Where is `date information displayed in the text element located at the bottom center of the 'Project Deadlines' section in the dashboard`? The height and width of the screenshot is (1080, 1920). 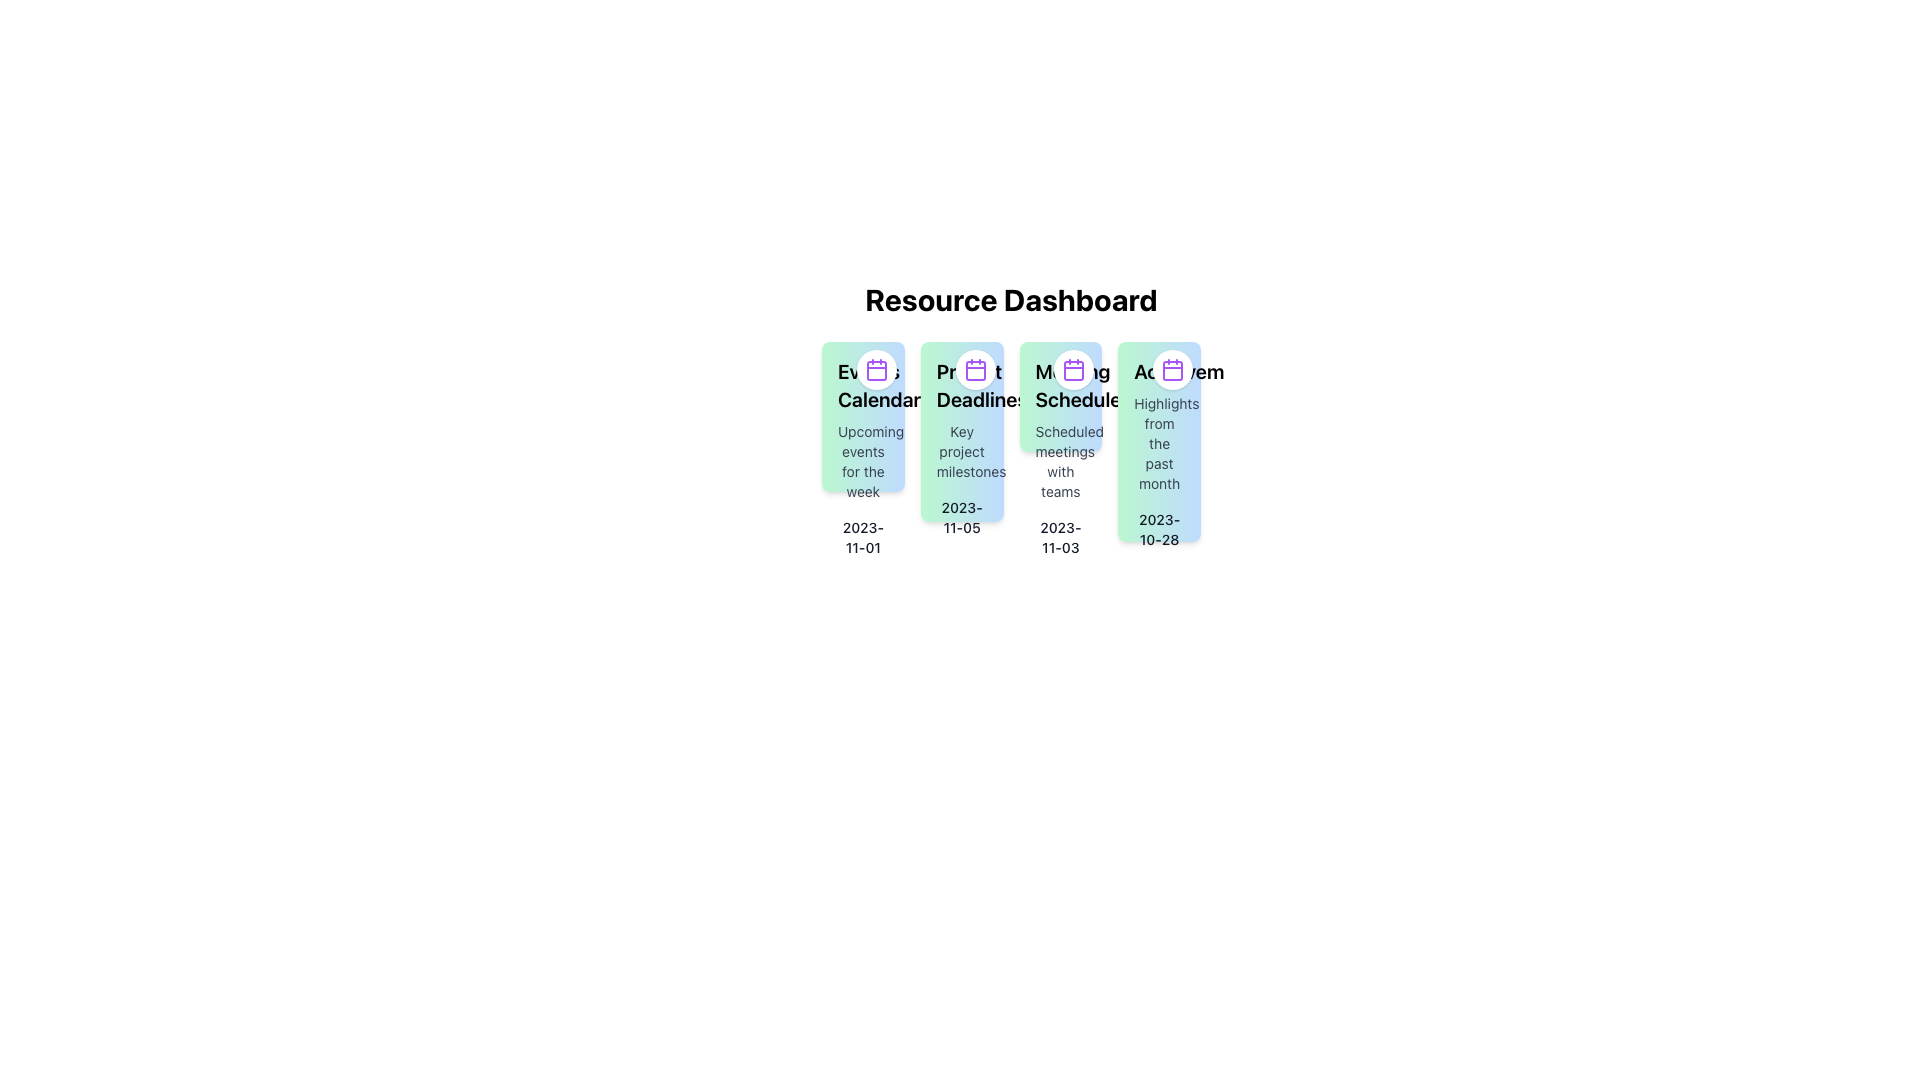
date information displayed in the text element located at the bottom center of the 'Project Deadlines' section in the dashboard is located at coordinates (962, 516).